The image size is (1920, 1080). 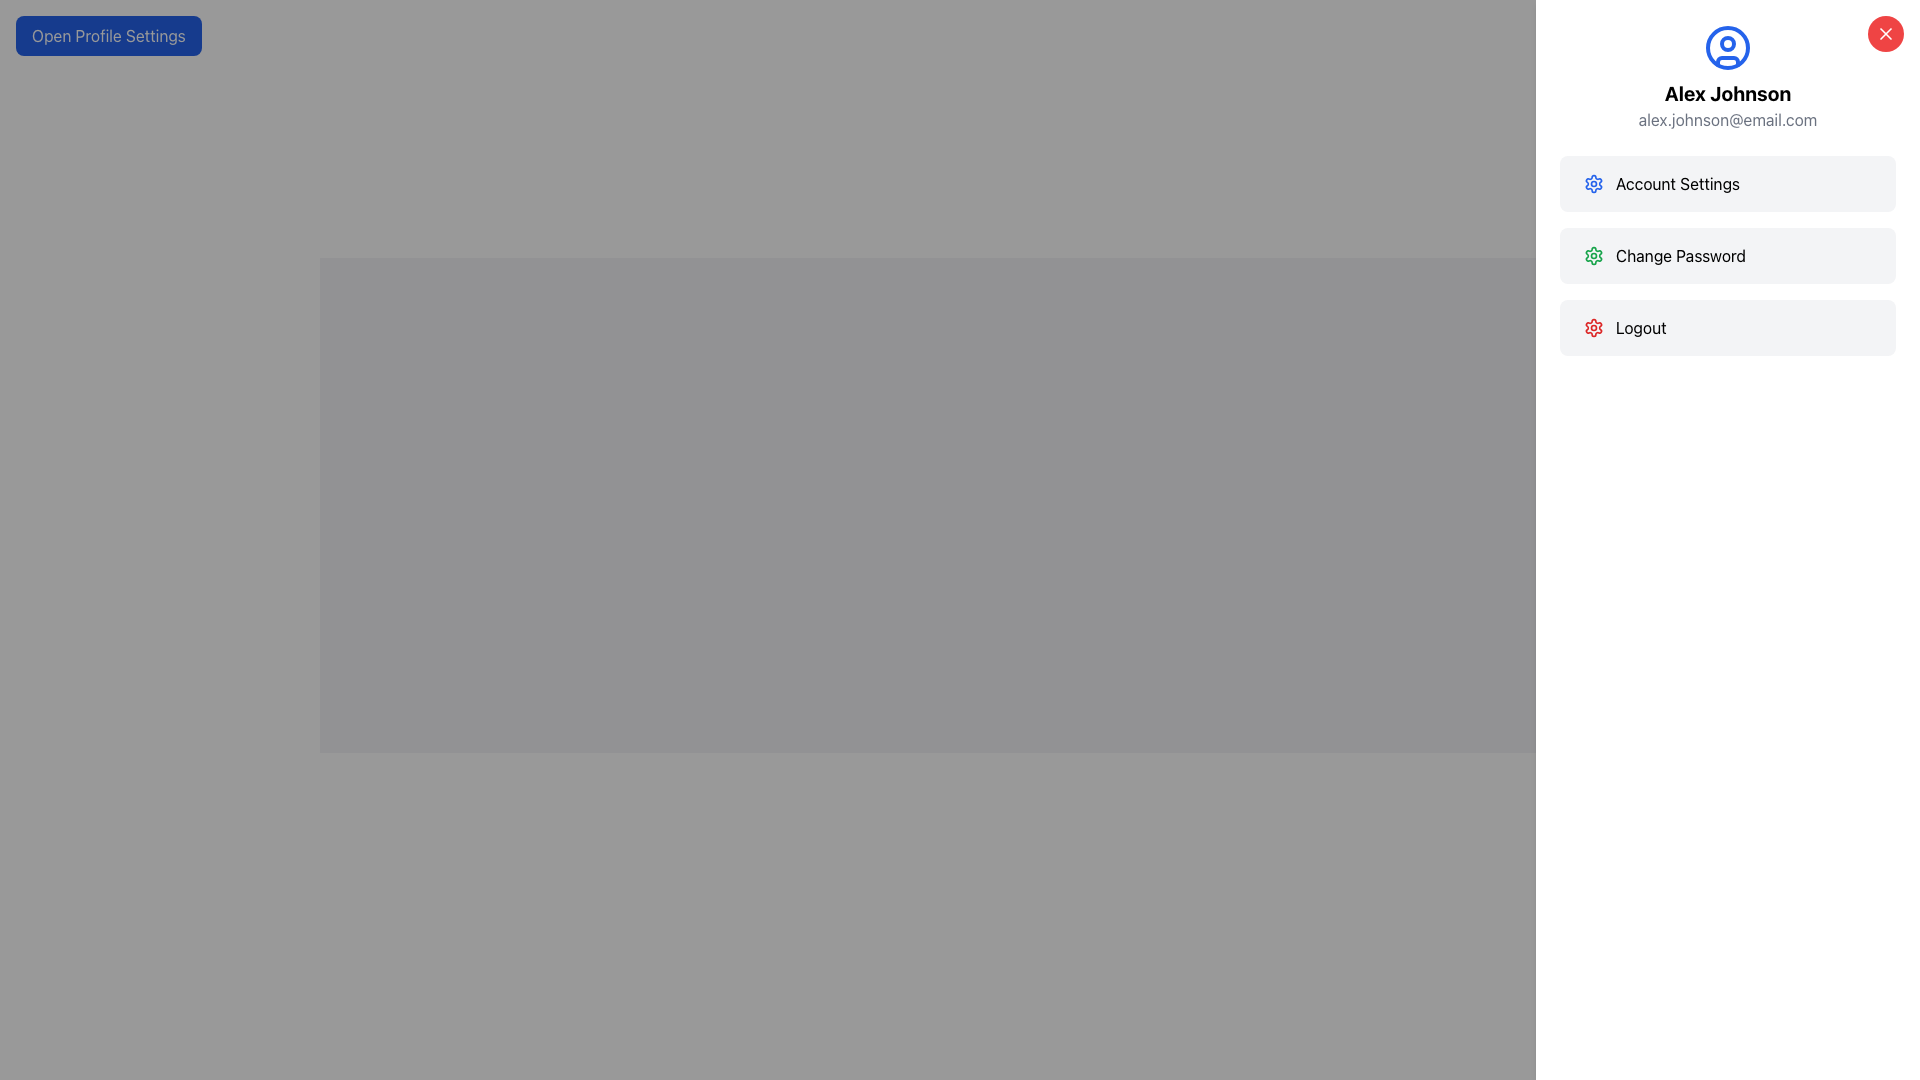 I want to click on the outermost blue circle icon in the user profile section, located at the top-right corner next to the name and email address, so click(x=1727, y=46).